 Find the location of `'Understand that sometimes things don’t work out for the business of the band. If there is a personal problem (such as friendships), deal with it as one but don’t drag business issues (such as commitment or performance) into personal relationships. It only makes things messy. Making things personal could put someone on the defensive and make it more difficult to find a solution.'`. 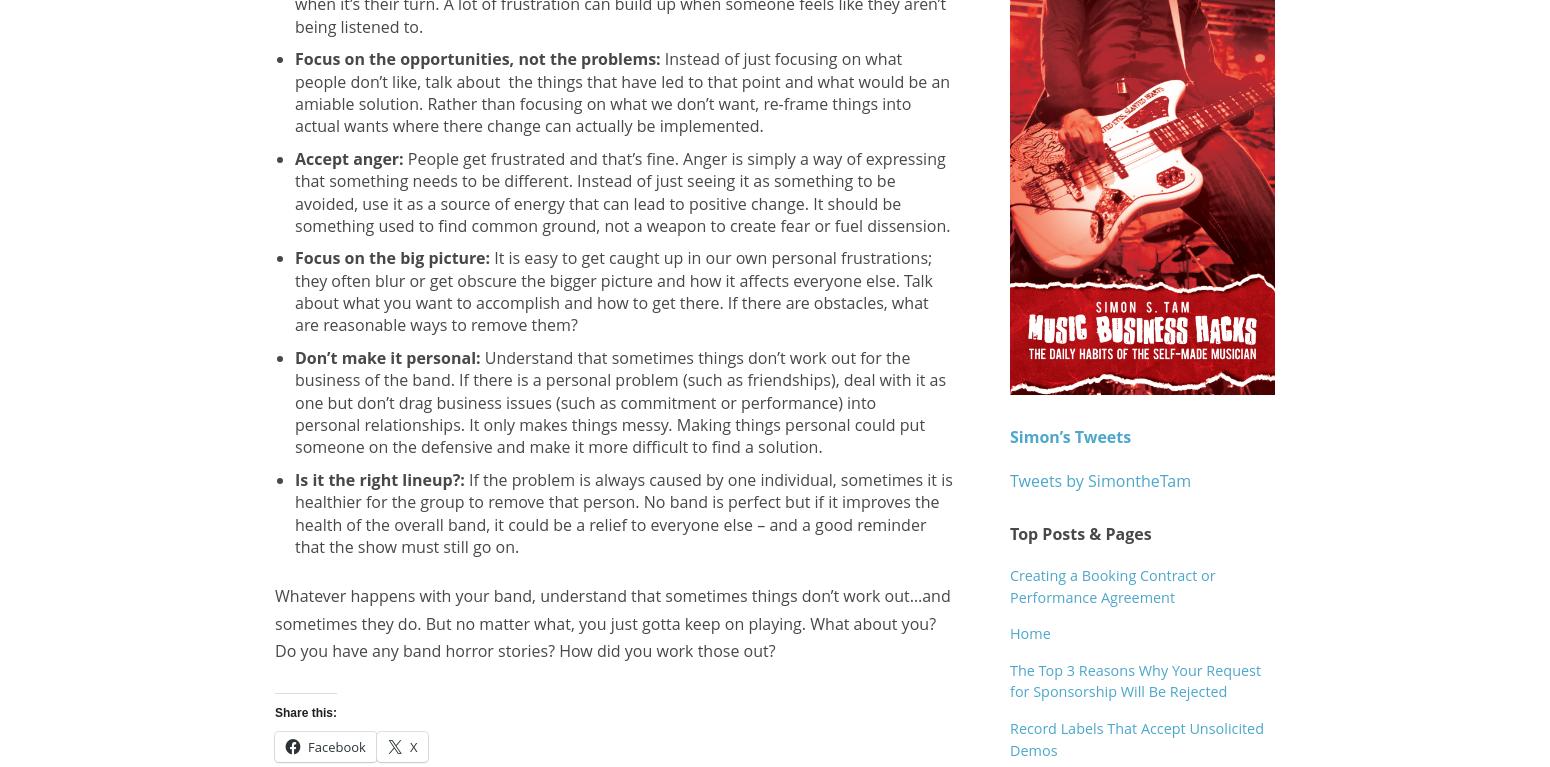

'Understand that sometimes things don’t work out for the business of the band. If there is a personal problem (such as friendships), deal with it as one but don’t drag business issues (such as commitment or performance) into personal relationships. It only makes things messy. Making things personal could put someone on the defensive and make it more difficult to find a solution.' is located at coordinates (294, 401).